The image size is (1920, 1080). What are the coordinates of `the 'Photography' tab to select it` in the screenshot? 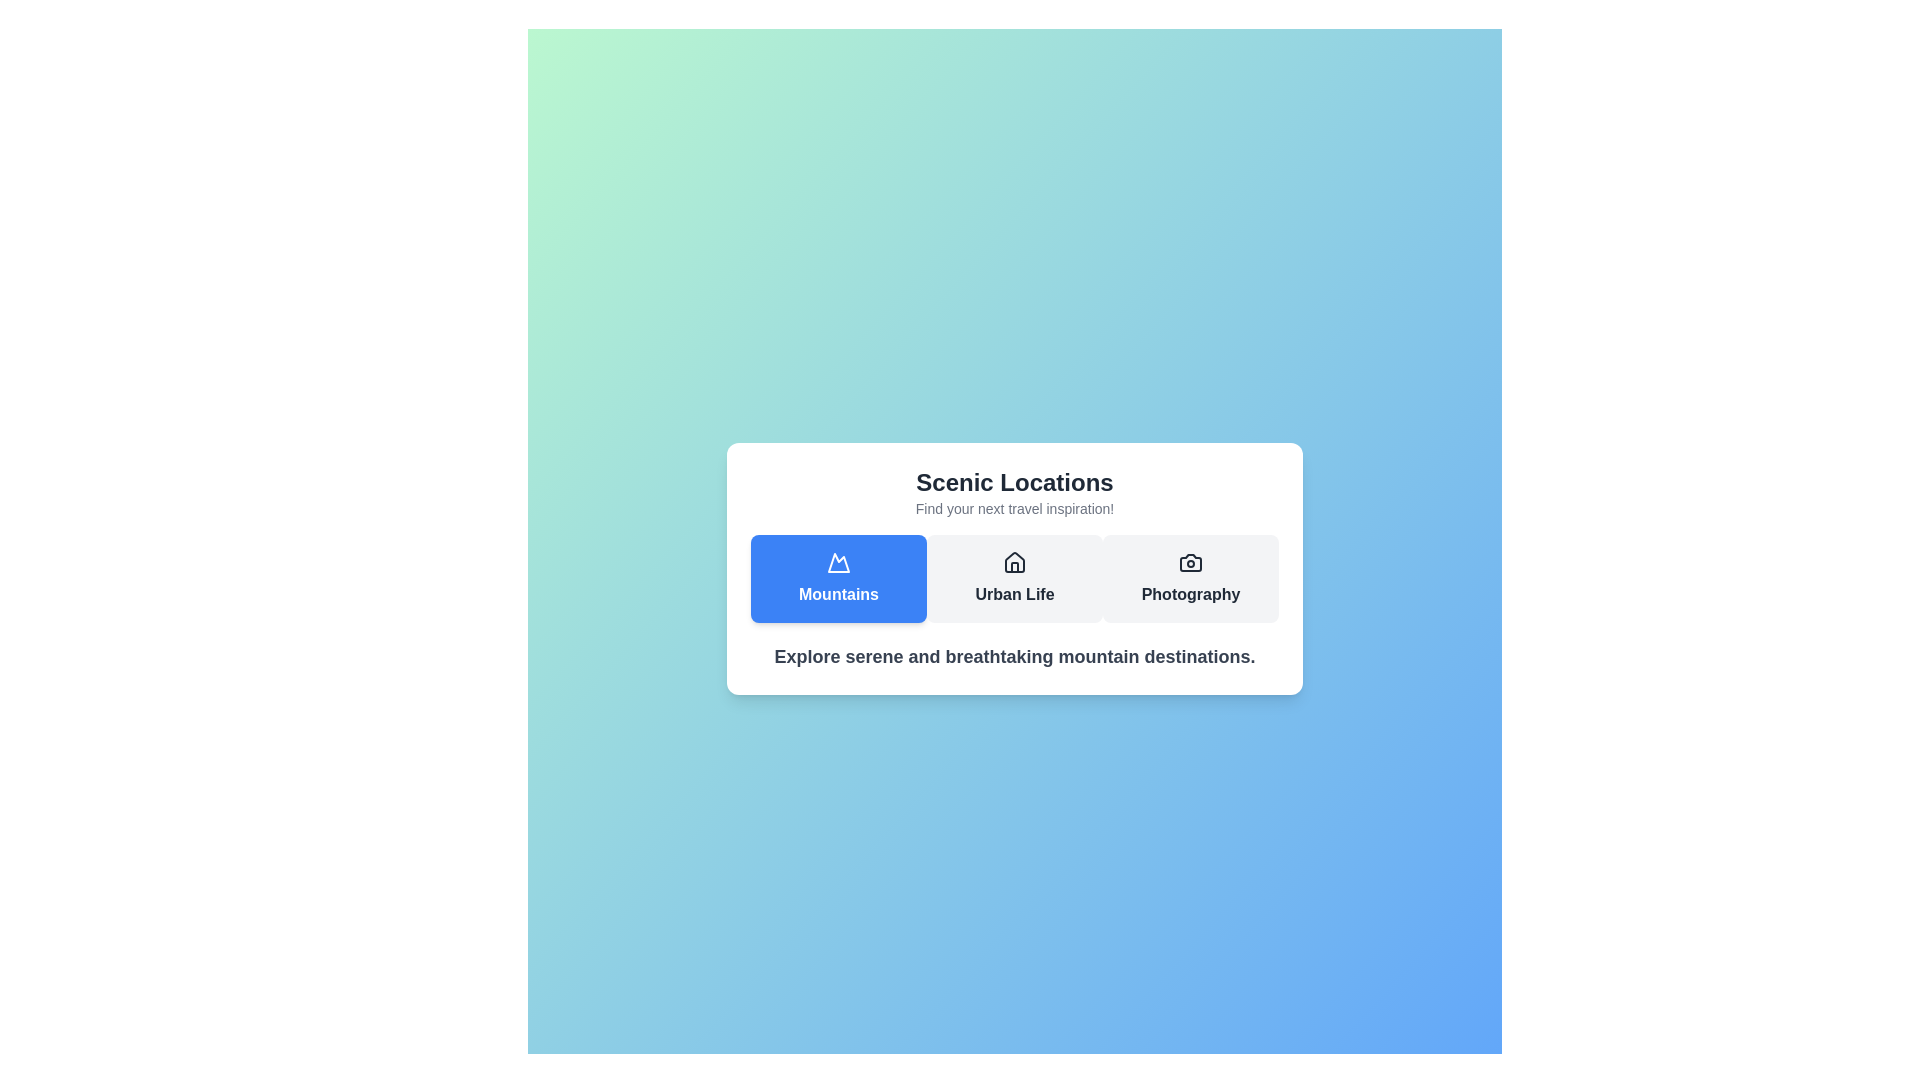 It's located at (1190, 578).